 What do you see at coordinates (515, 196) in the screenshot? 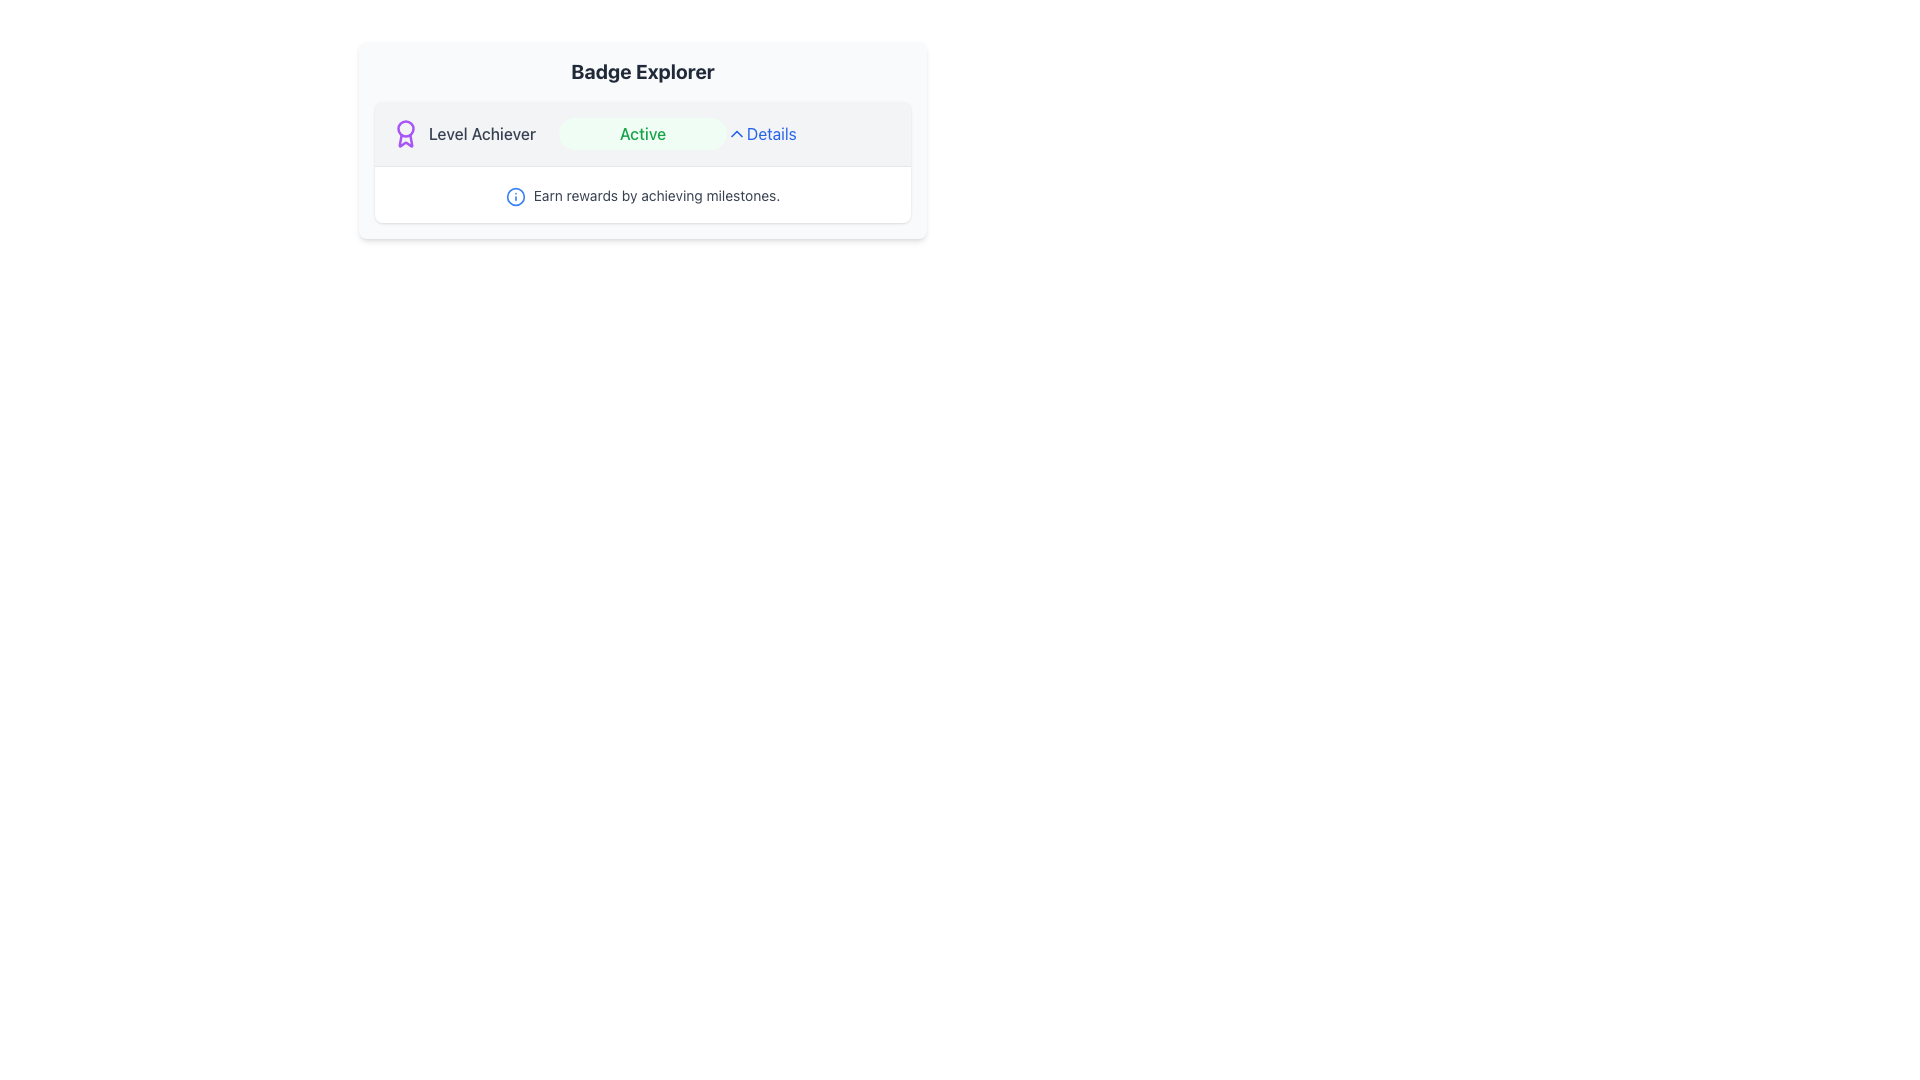
I see `the circular part of the SVG graphic in the 'Badge Explorer' box, located to the left of the text 'Earn rewards by achieving milestones.'` at bounding box center [515, 196].